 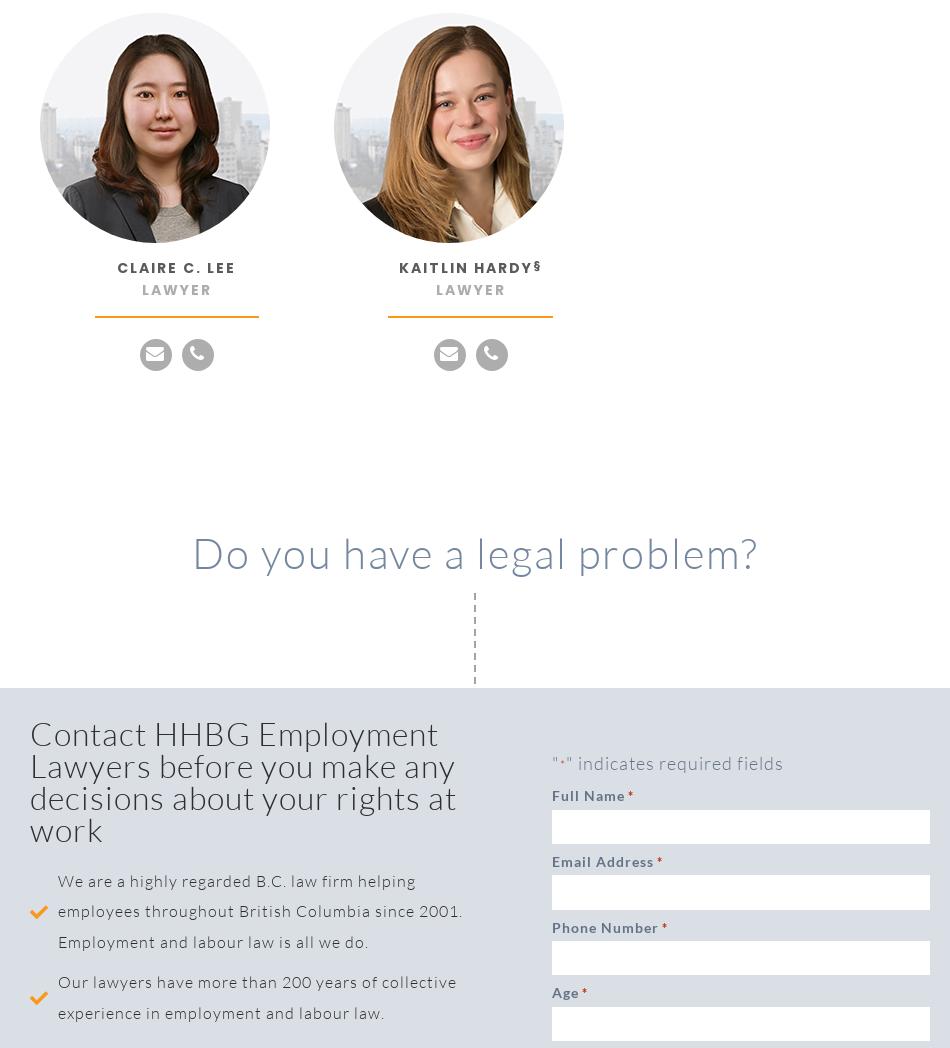 What do you see at coordinates (674, 762) in the screenshot?
I see `'" indicates required fields'` at bounding box center [674, 762].